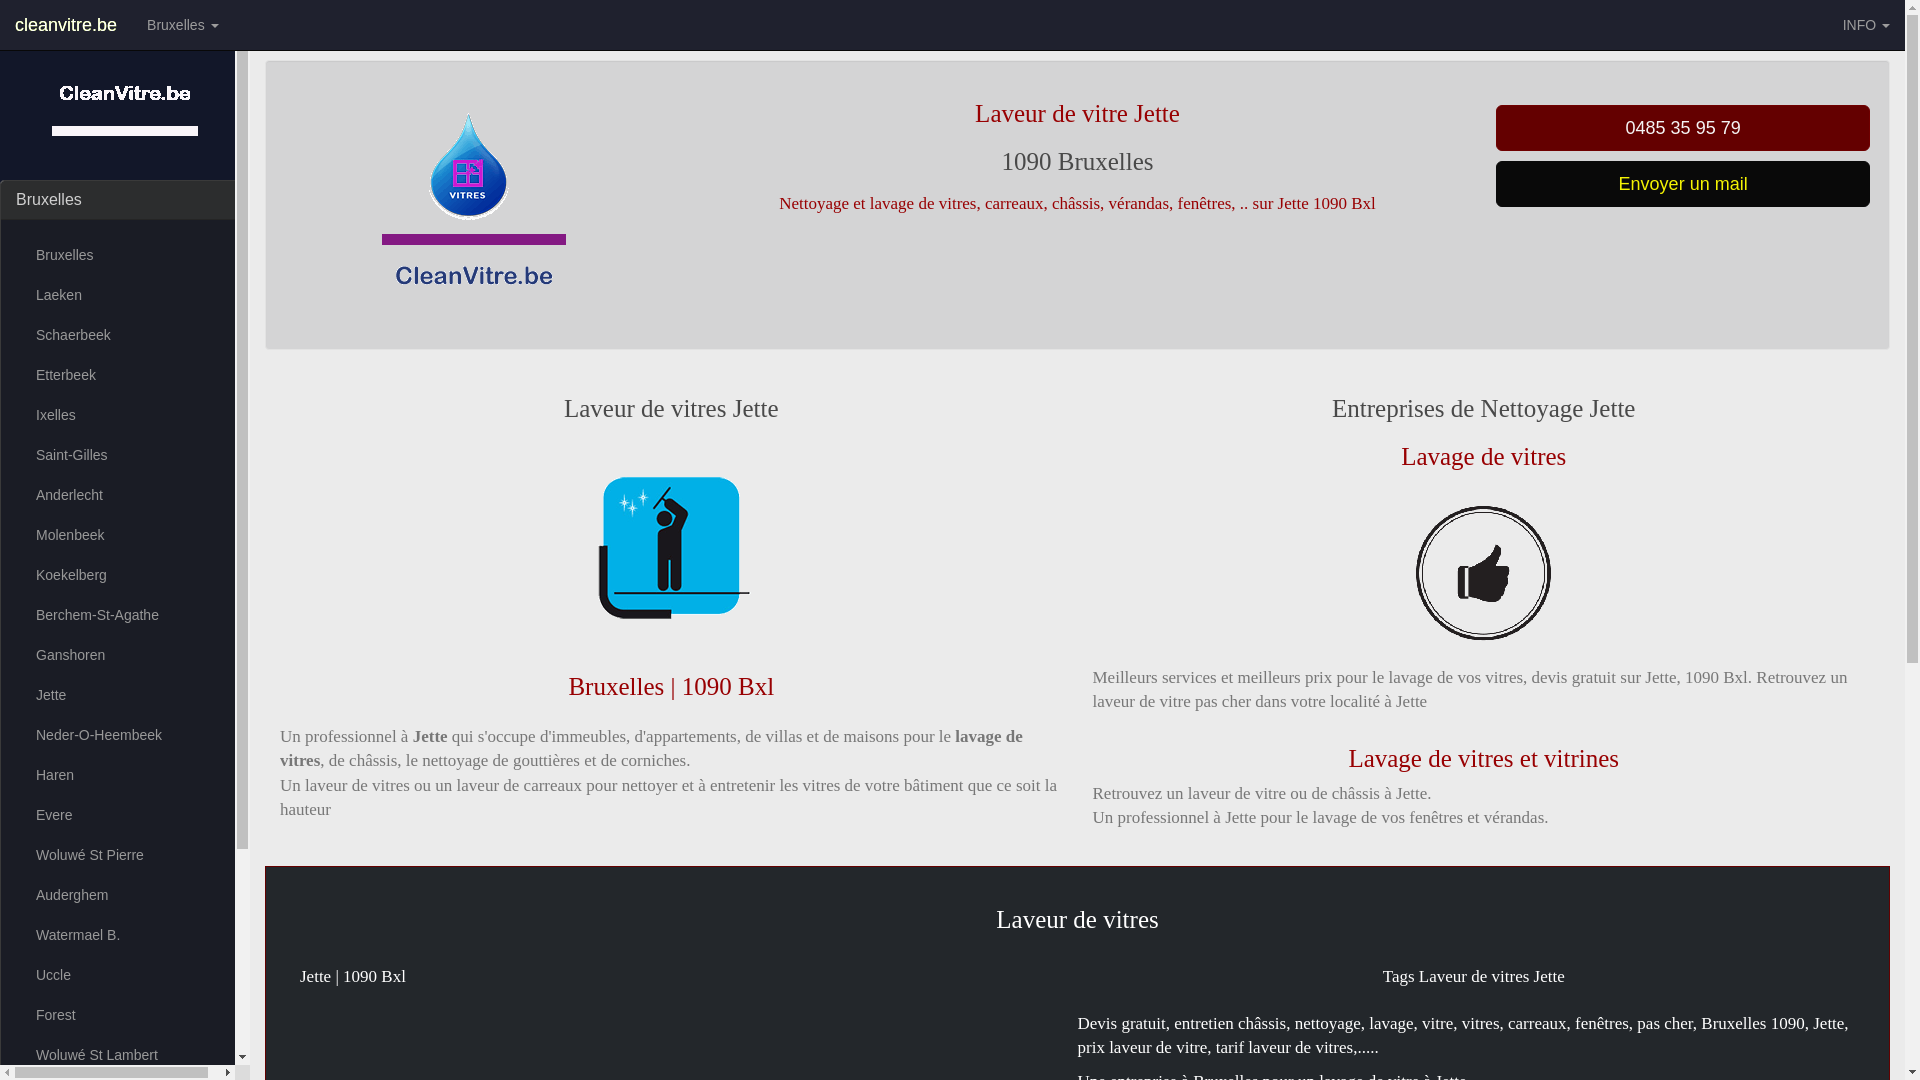  Describe the element at coordinates (123, 455) in the screenshot. I see `'Saint-Gilles'` at that location.